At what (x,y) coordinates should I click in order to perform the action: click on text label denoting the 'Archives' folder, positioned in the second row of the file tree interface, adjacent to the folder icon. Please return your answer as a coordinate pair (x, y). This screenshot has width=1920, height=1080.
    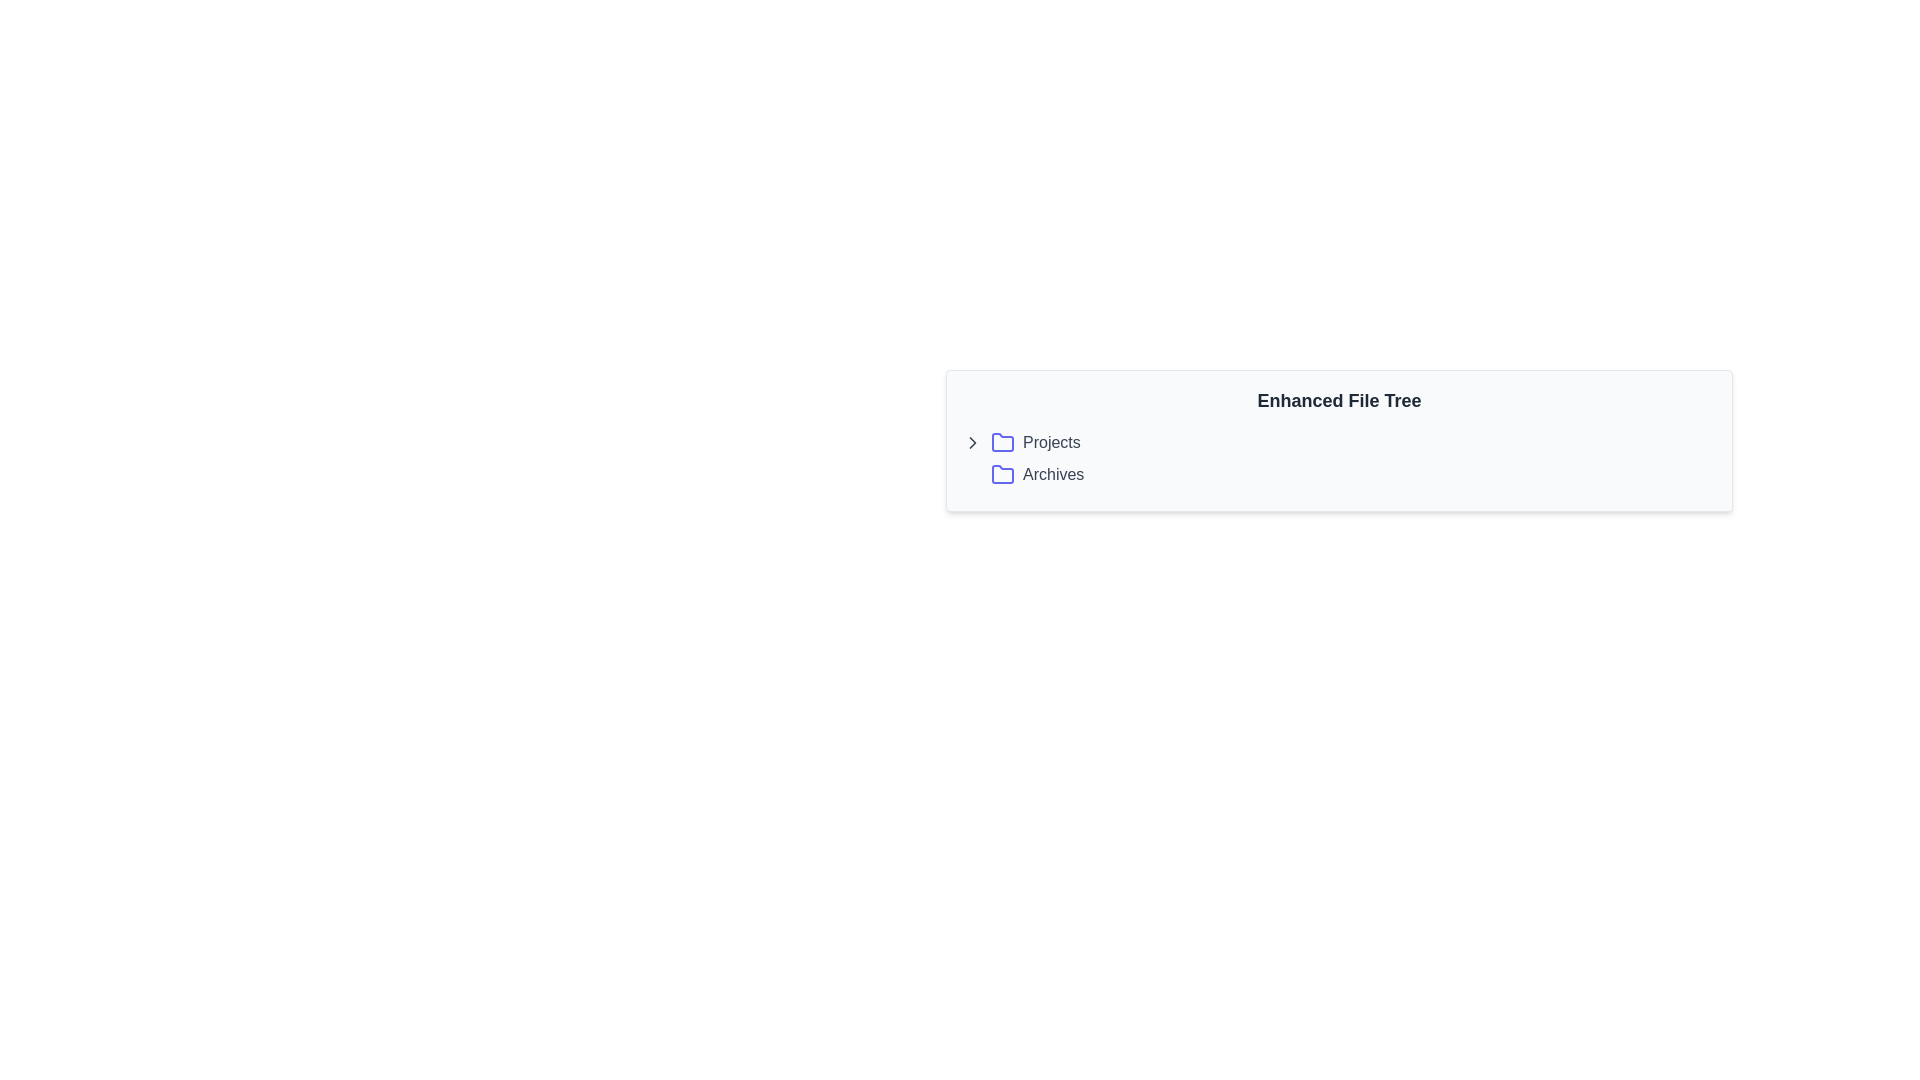
    Looking at the image, I should click on (1052, 474).